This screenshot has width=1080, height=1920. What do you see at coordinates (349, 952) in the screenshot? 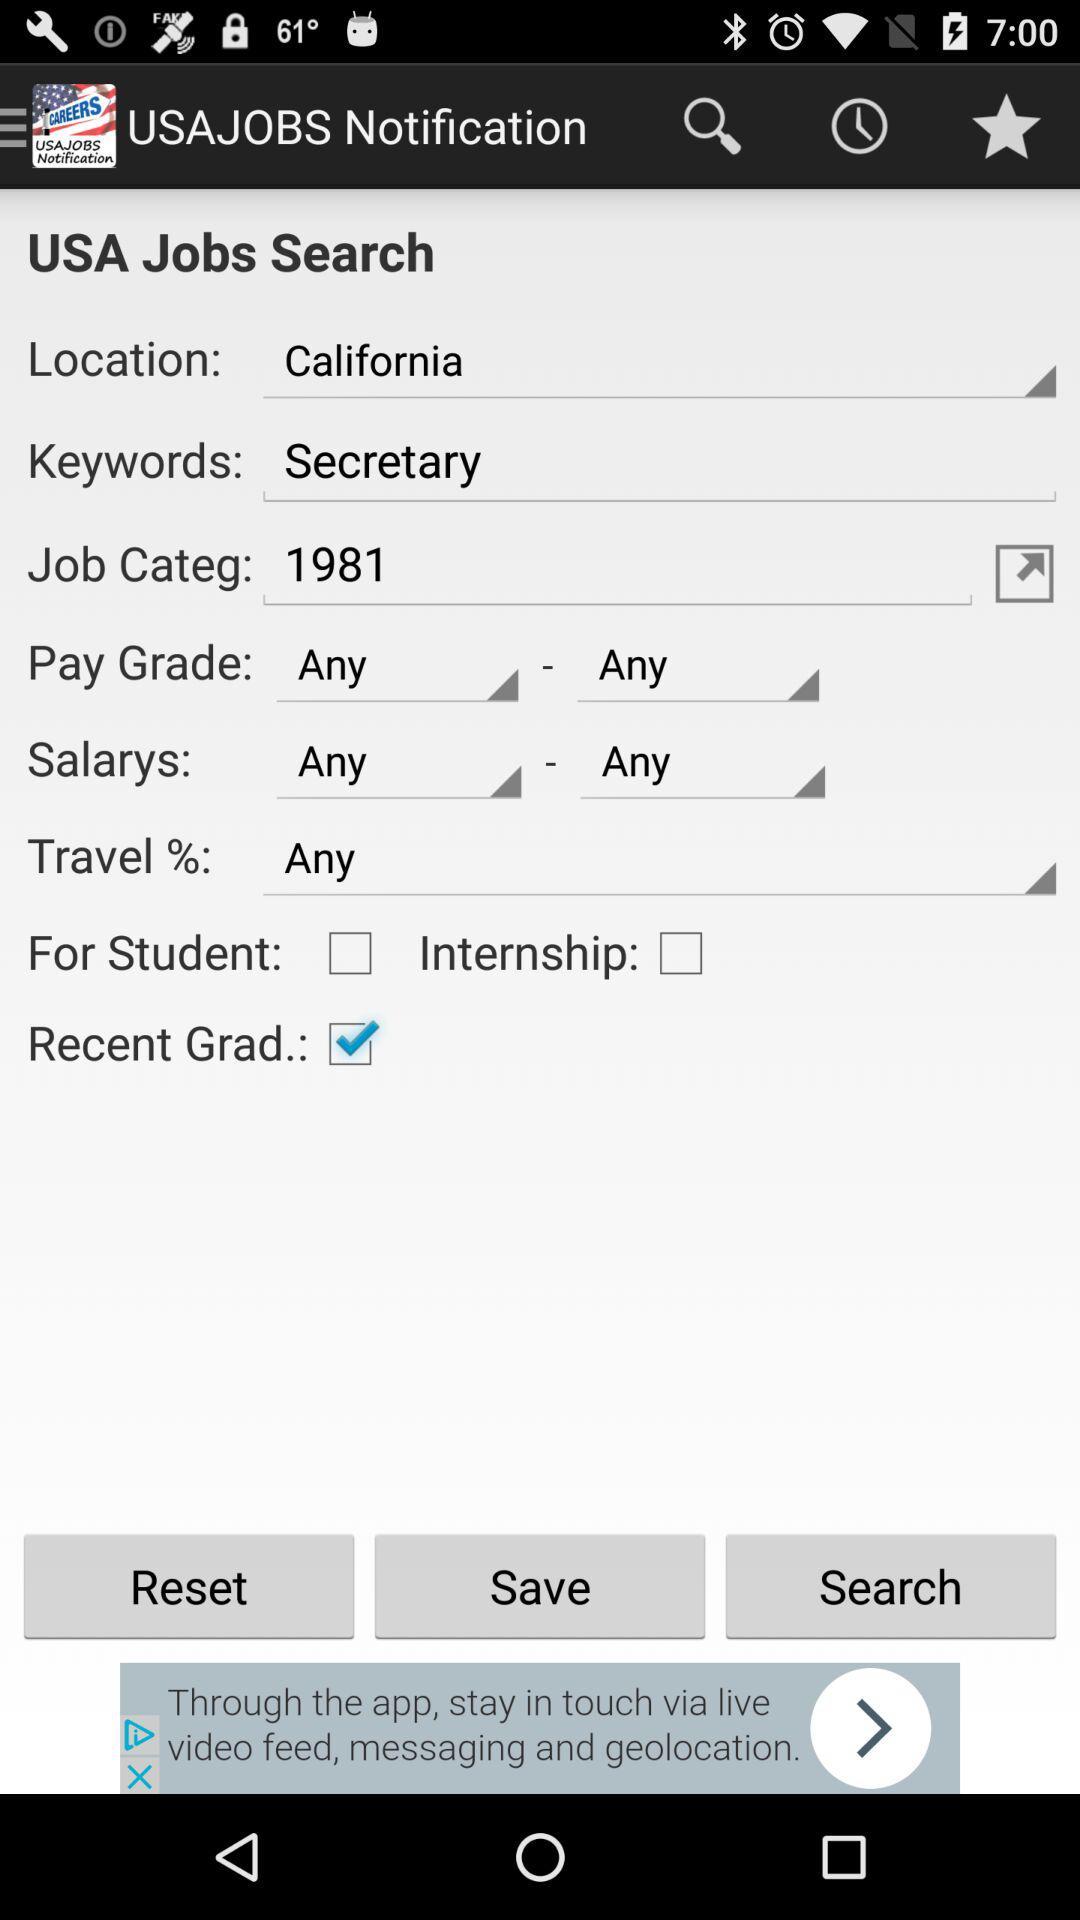
I see `this option` at bounding box center [349, 952].